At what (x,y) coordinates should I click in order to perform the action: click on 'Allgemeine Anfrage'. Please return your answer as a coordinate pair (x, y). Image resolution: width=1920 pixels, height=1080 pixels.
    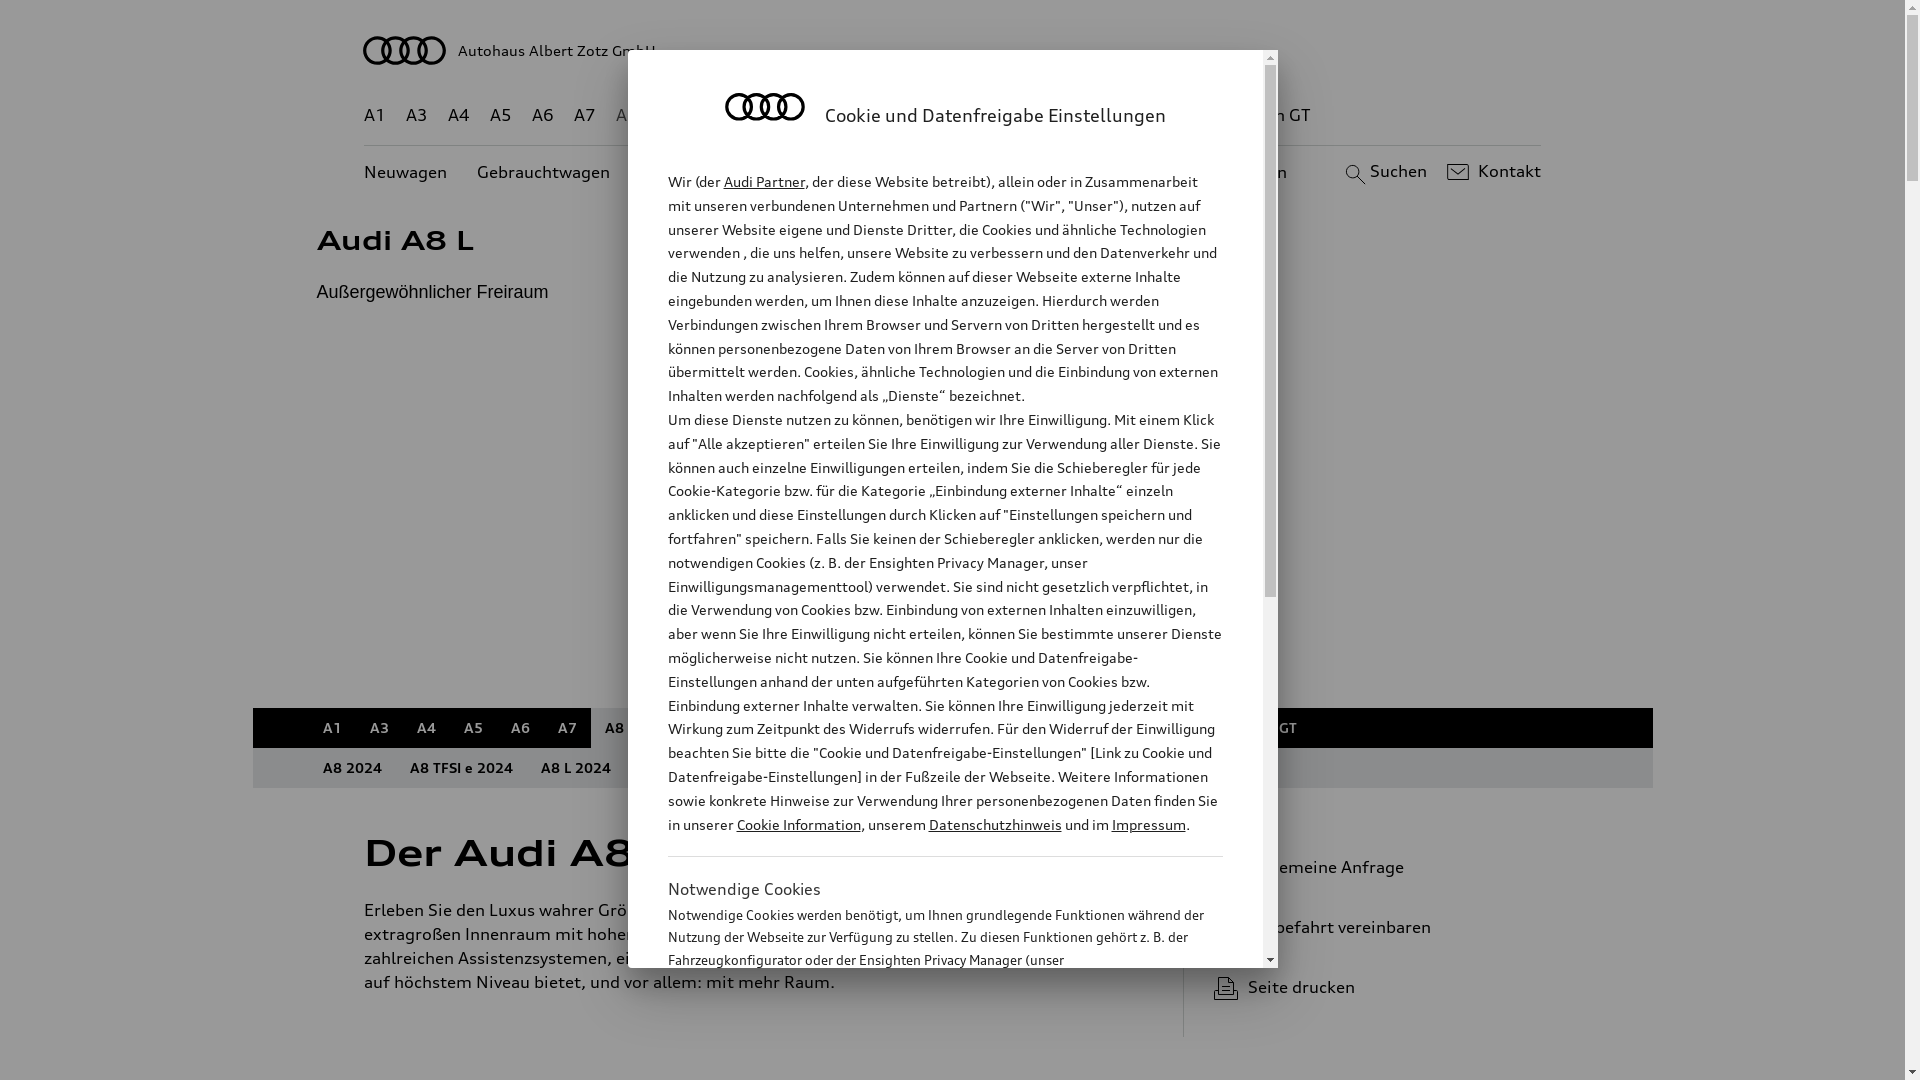
    Looking at the image, I should click on (1368, 866).